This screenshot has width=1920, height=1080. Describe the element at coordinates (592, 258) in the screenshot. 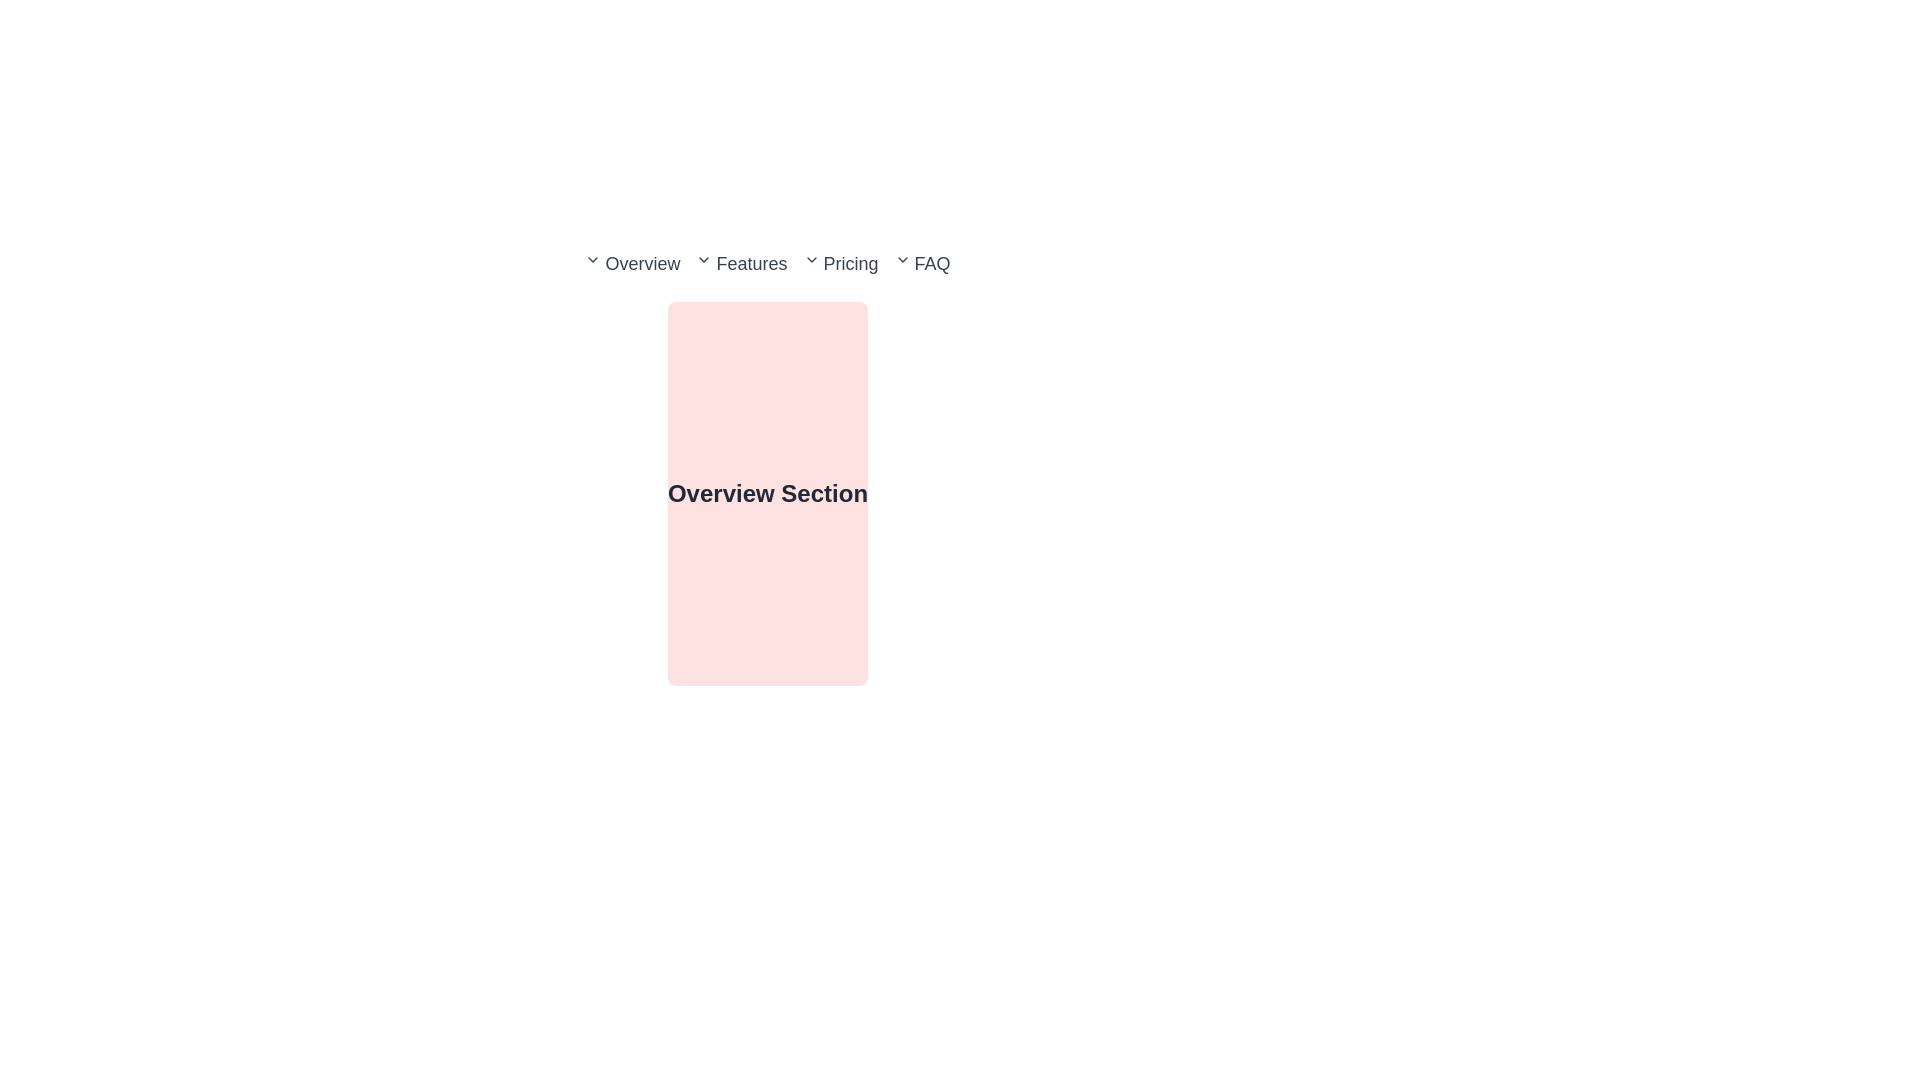

I see `the chevron icon representing the dropdown menu indicator located next to the 'Overview' text on the navigation bar` at that location.